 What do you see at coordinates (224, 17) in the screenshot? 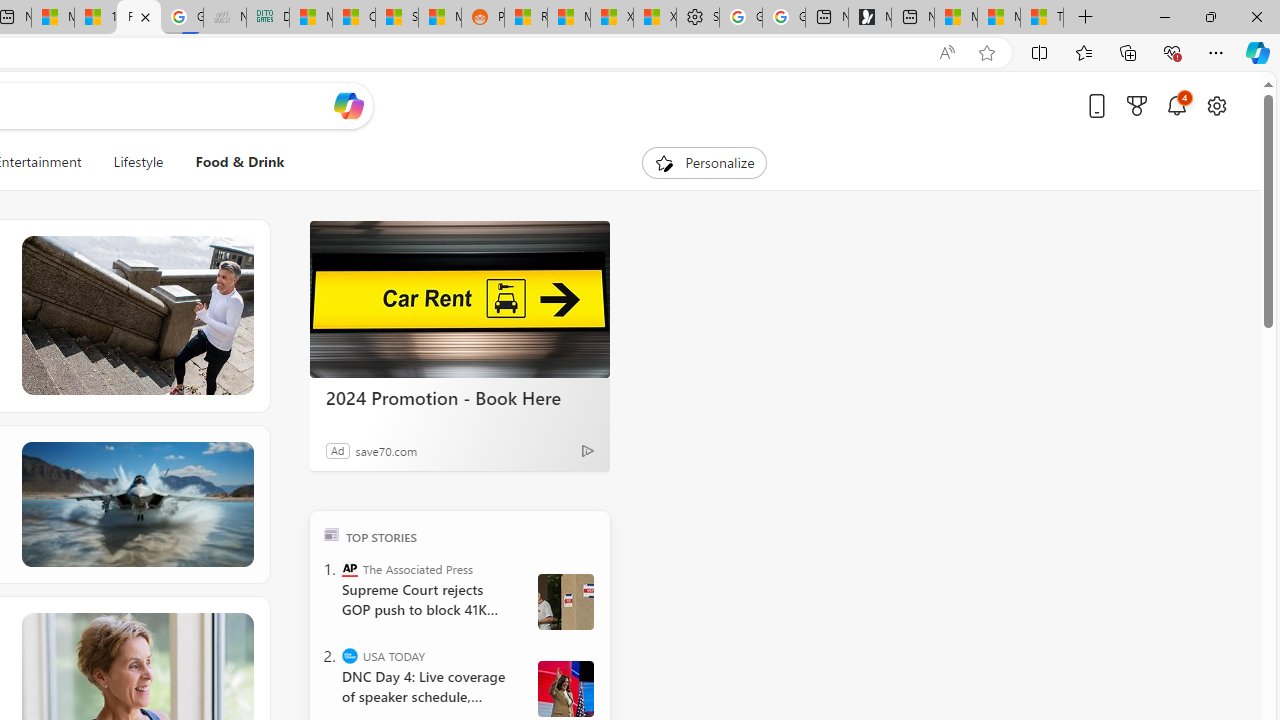
I see `'Navy Quest'` at bounding box center [224, 17].